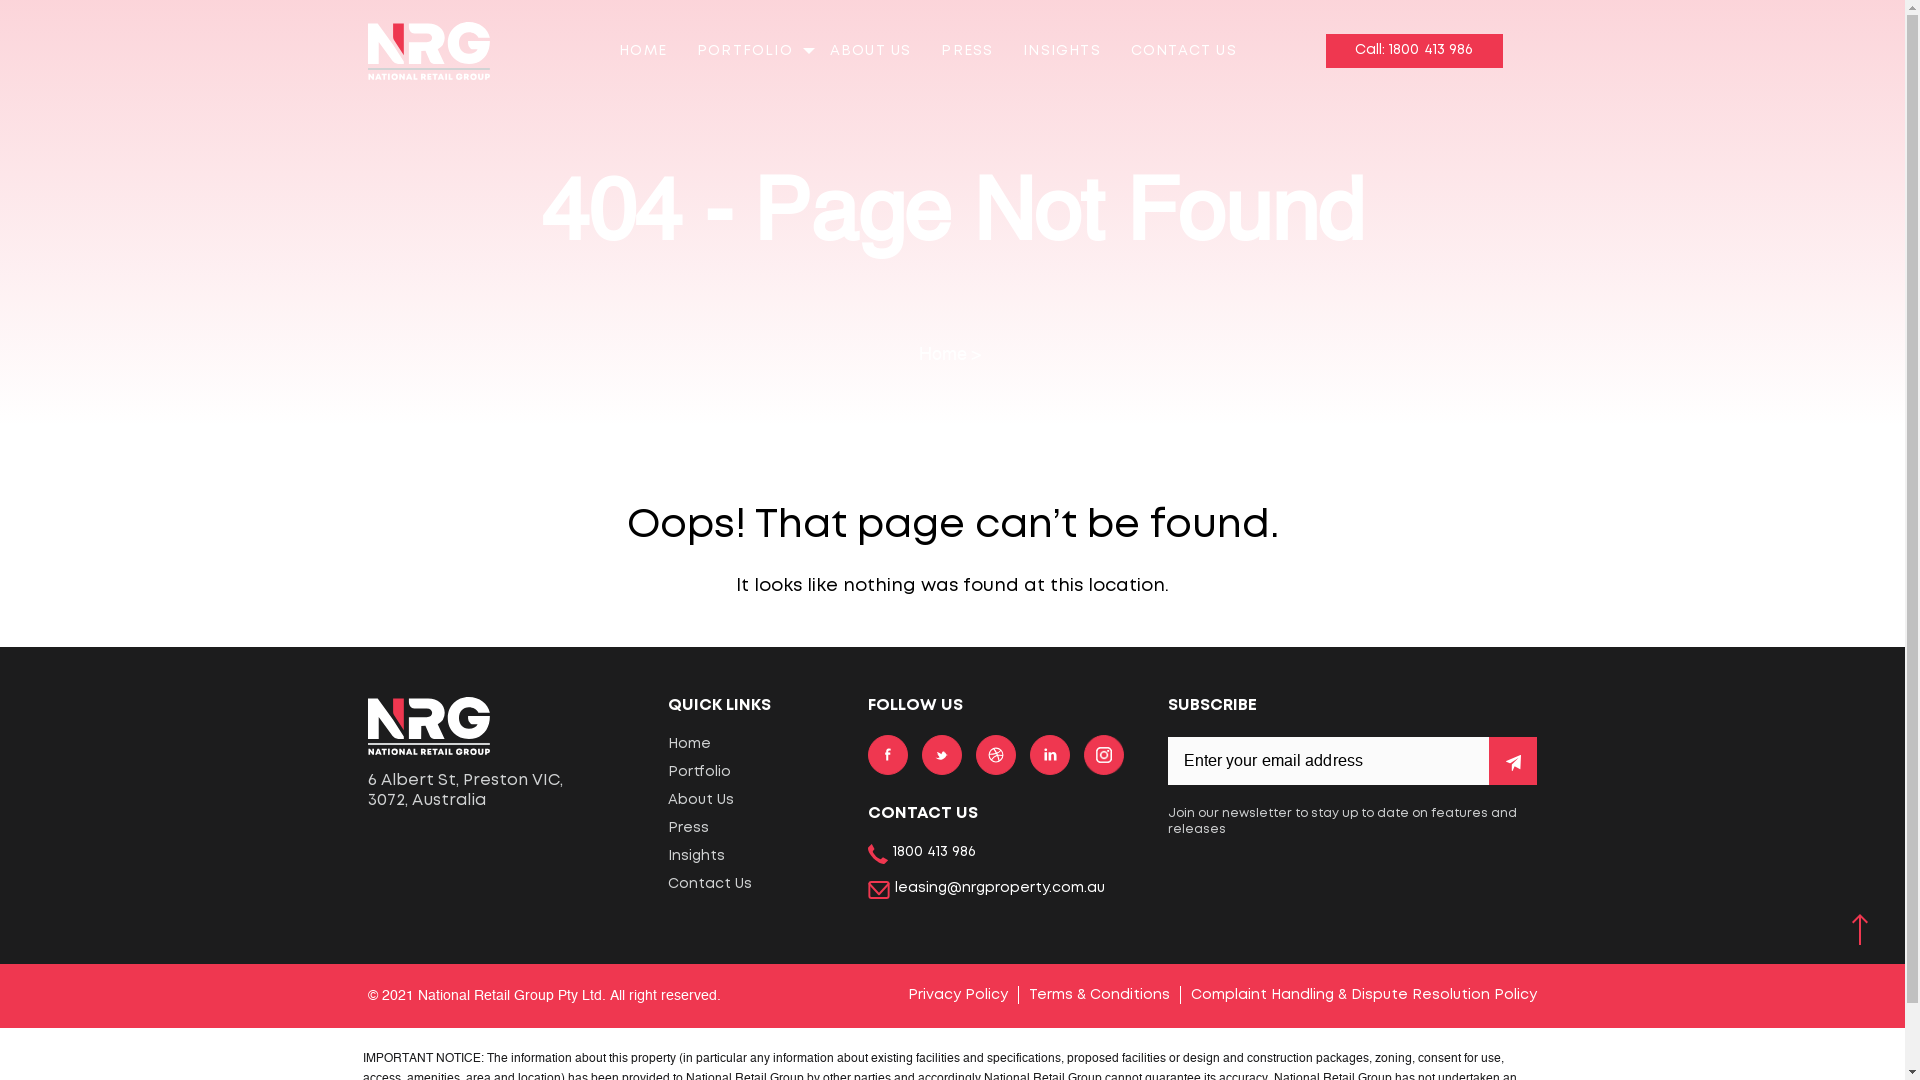 This screenshot has height=1080, width=1920. Describe the element at coordinates (957, 995) in the screenshot. I see `'Privacy Policy'` at that location.